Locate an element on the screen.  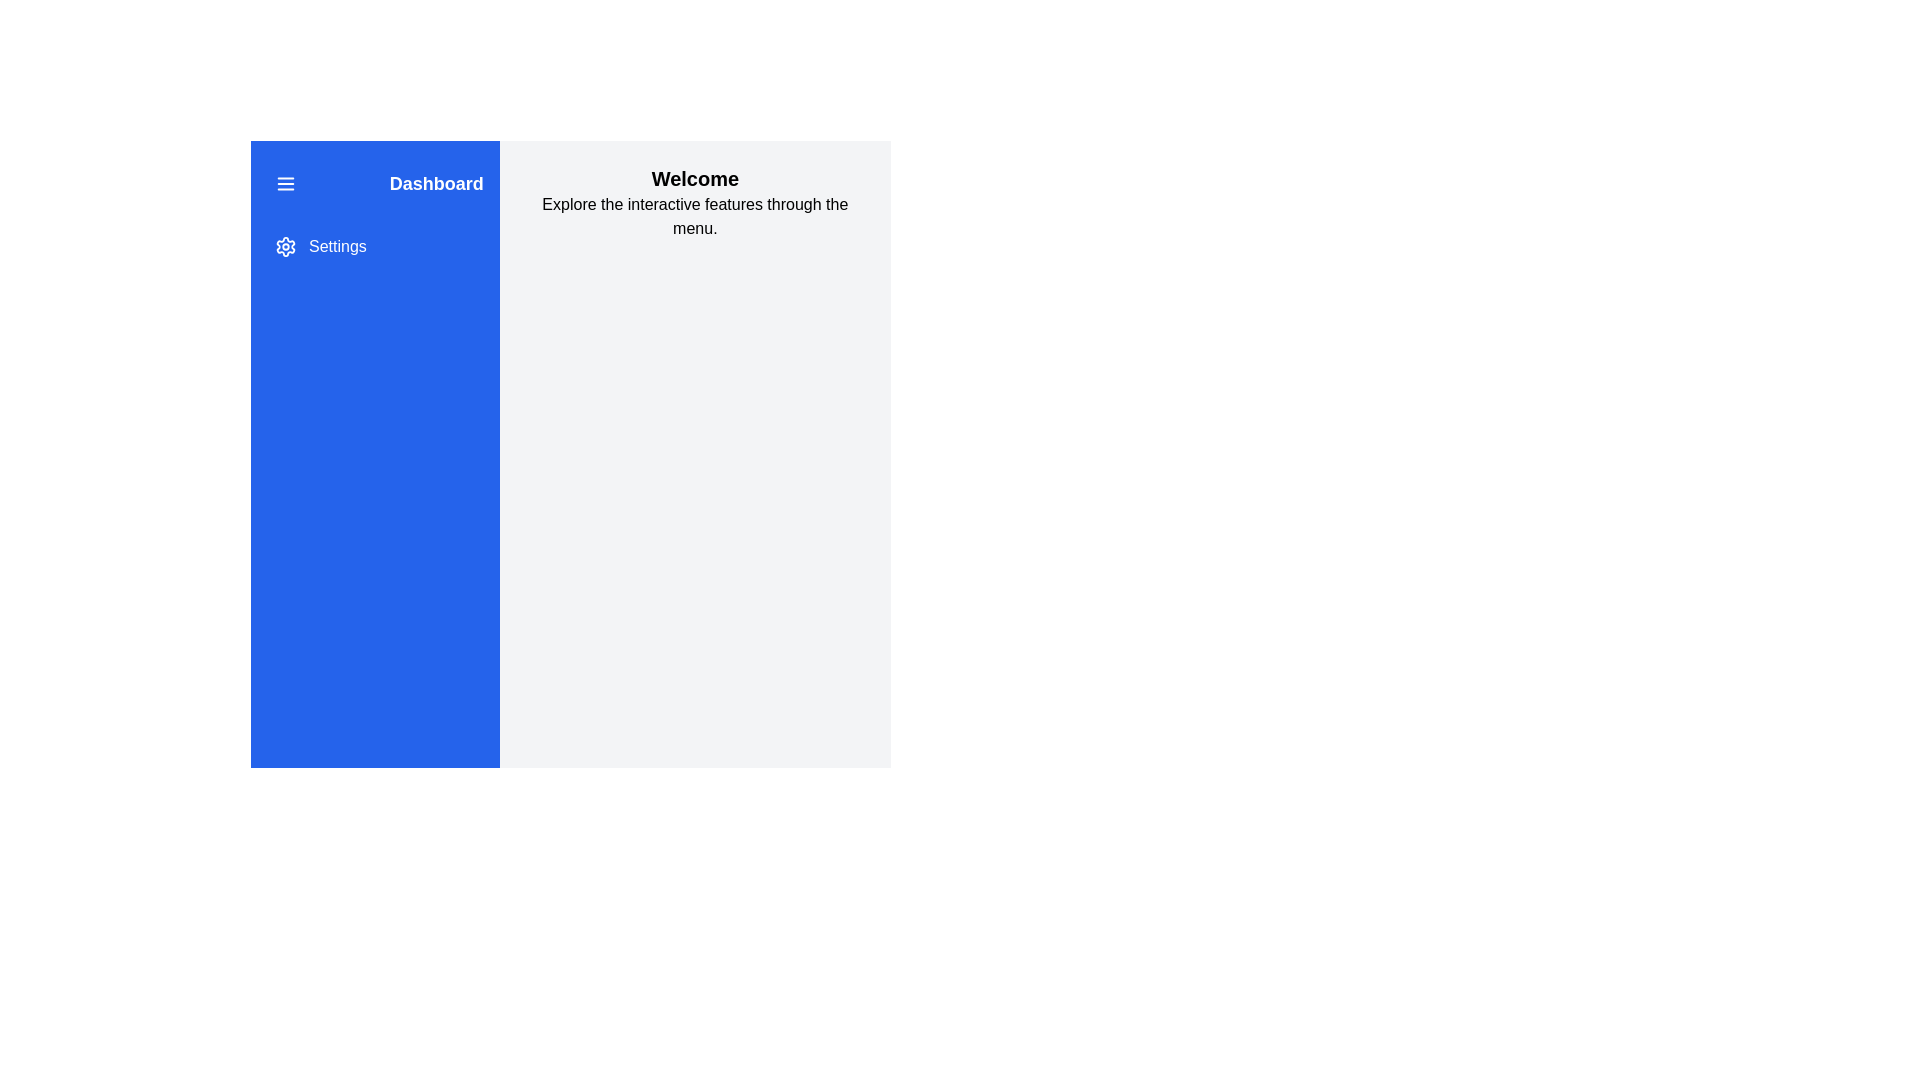
the Text Label that serves as a header or title, located in the header area of the gray content section, positioned above the text element that reads 'Explore the interactive features through the menu.' is located at coordinates (695, 177).